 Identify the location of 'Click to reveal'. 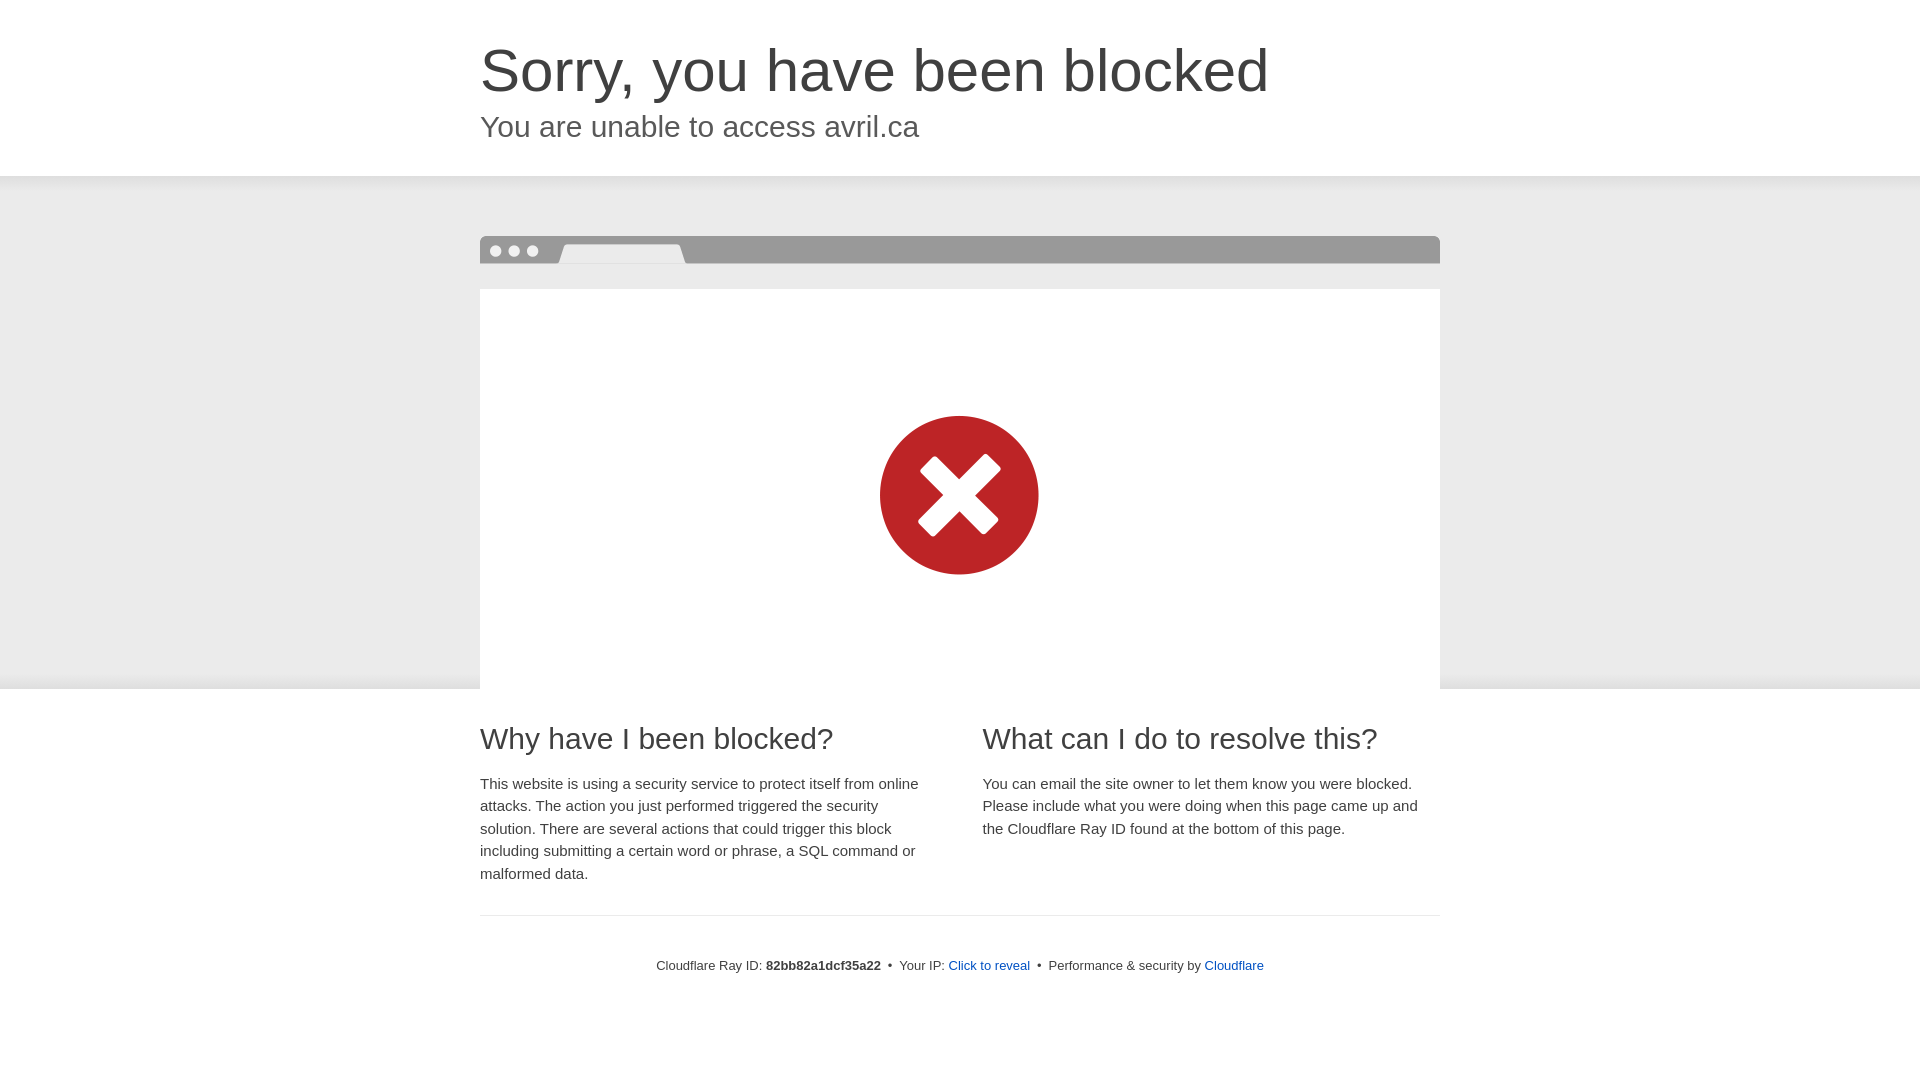
(989, 964).